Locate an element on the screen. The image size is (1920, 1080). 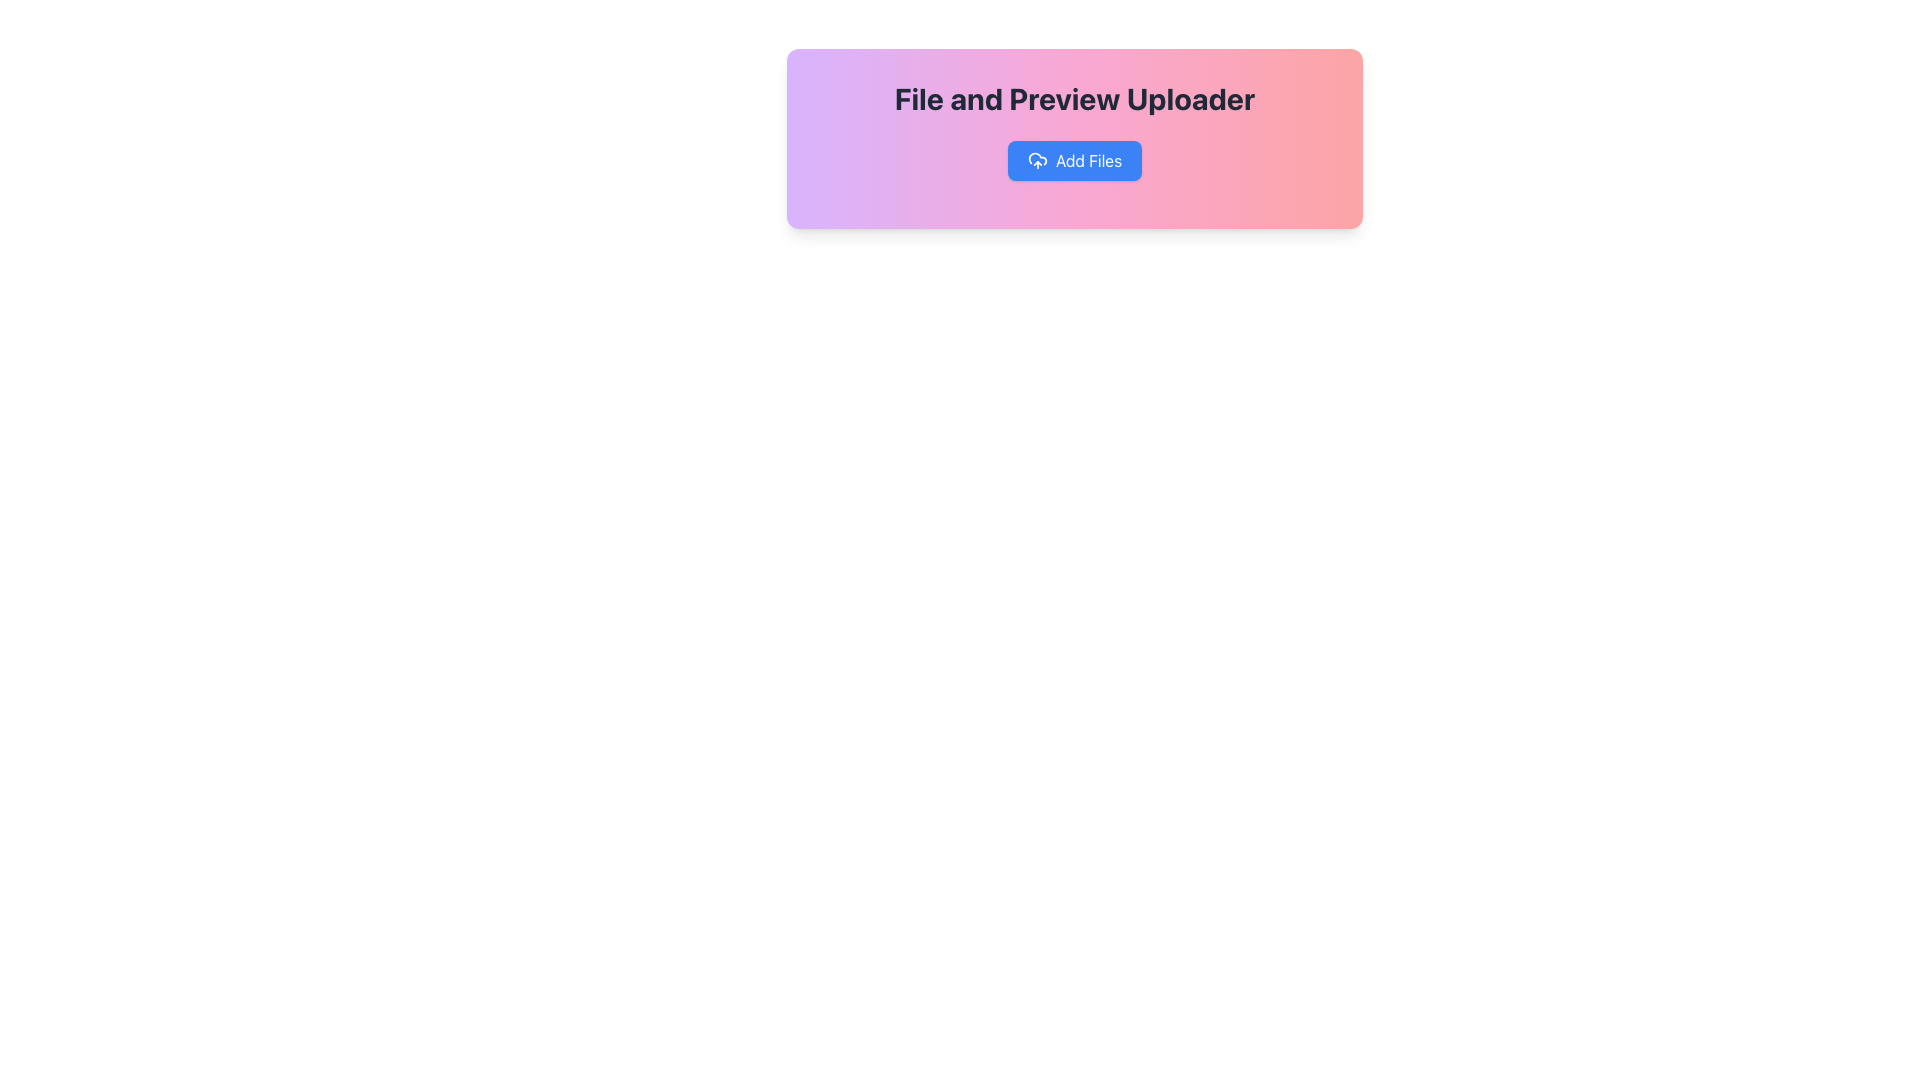
the blue 'Add Files' button with white text is located at coordinates (1088, 160).